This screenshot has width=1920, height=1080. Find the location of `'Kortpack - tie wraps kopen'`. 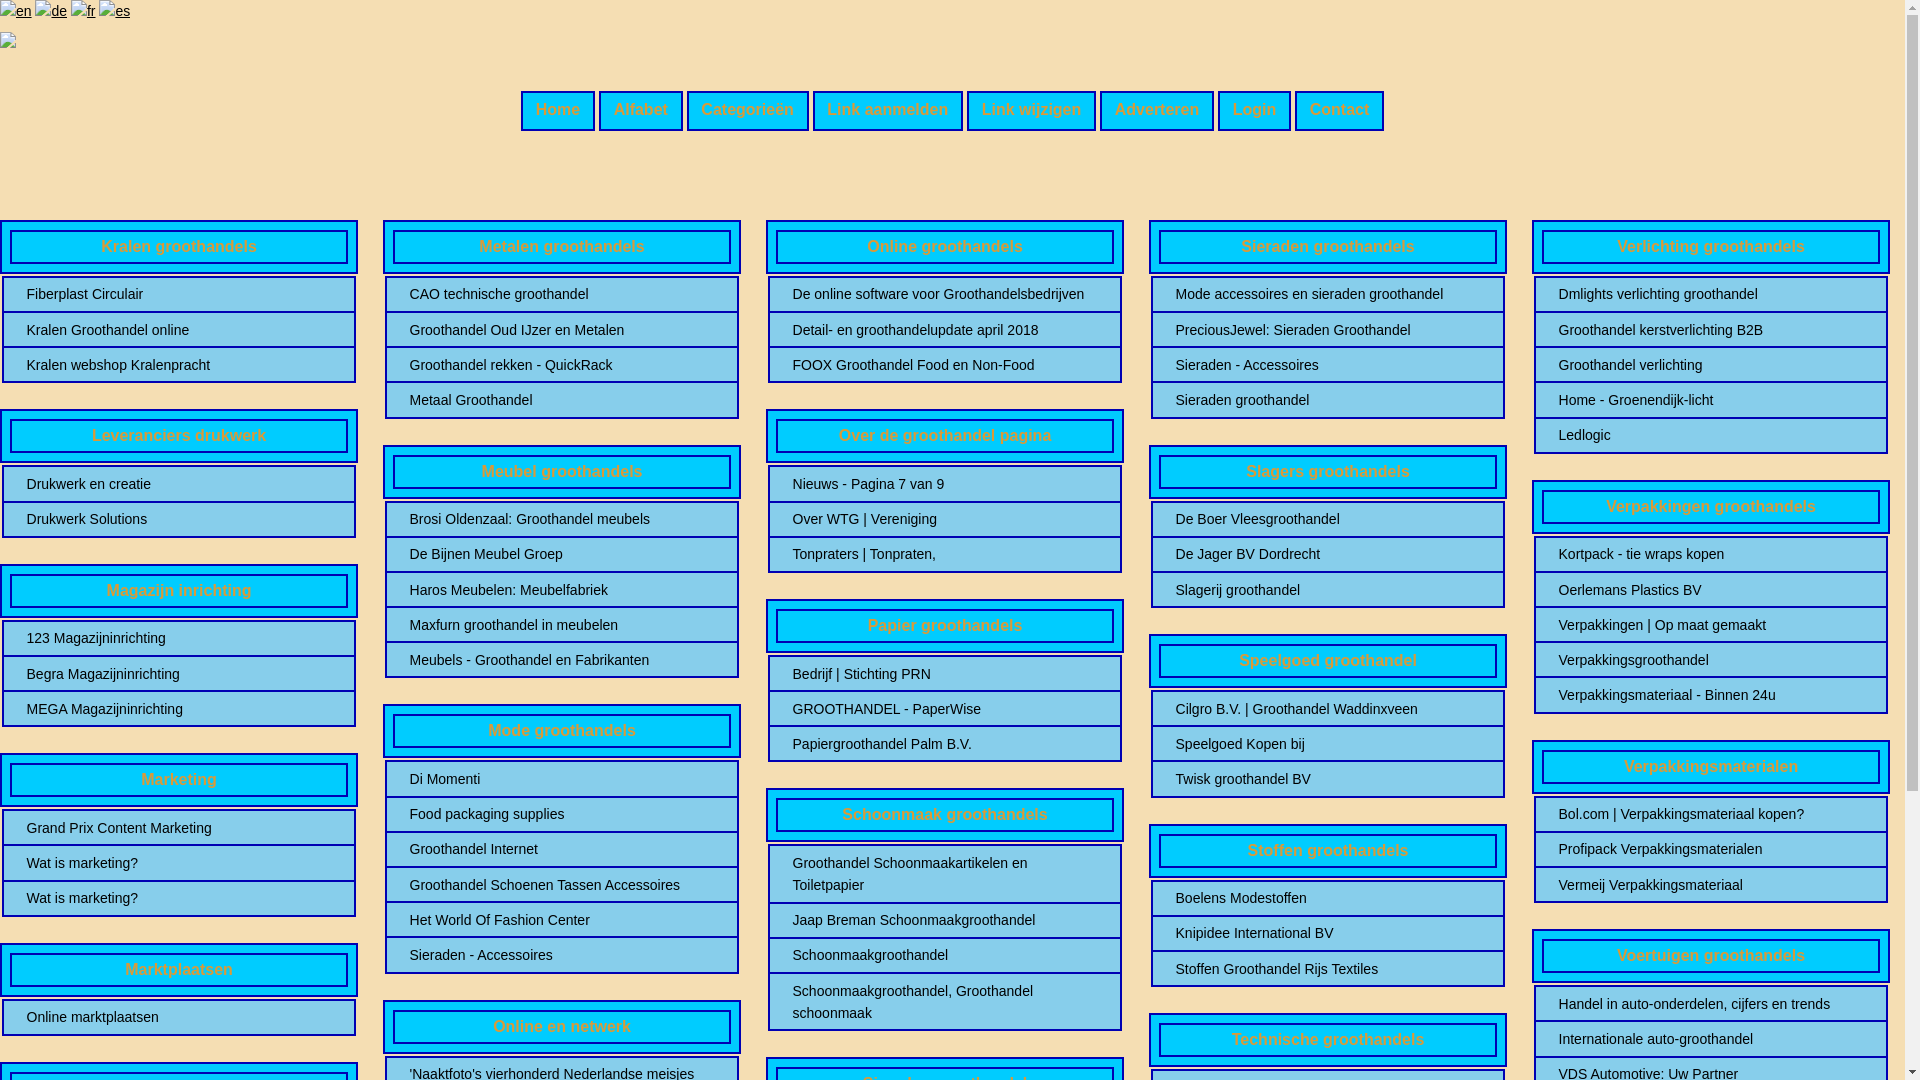

'Kortpack - tie wraps kopen' is located at coordinates (1558, 554).